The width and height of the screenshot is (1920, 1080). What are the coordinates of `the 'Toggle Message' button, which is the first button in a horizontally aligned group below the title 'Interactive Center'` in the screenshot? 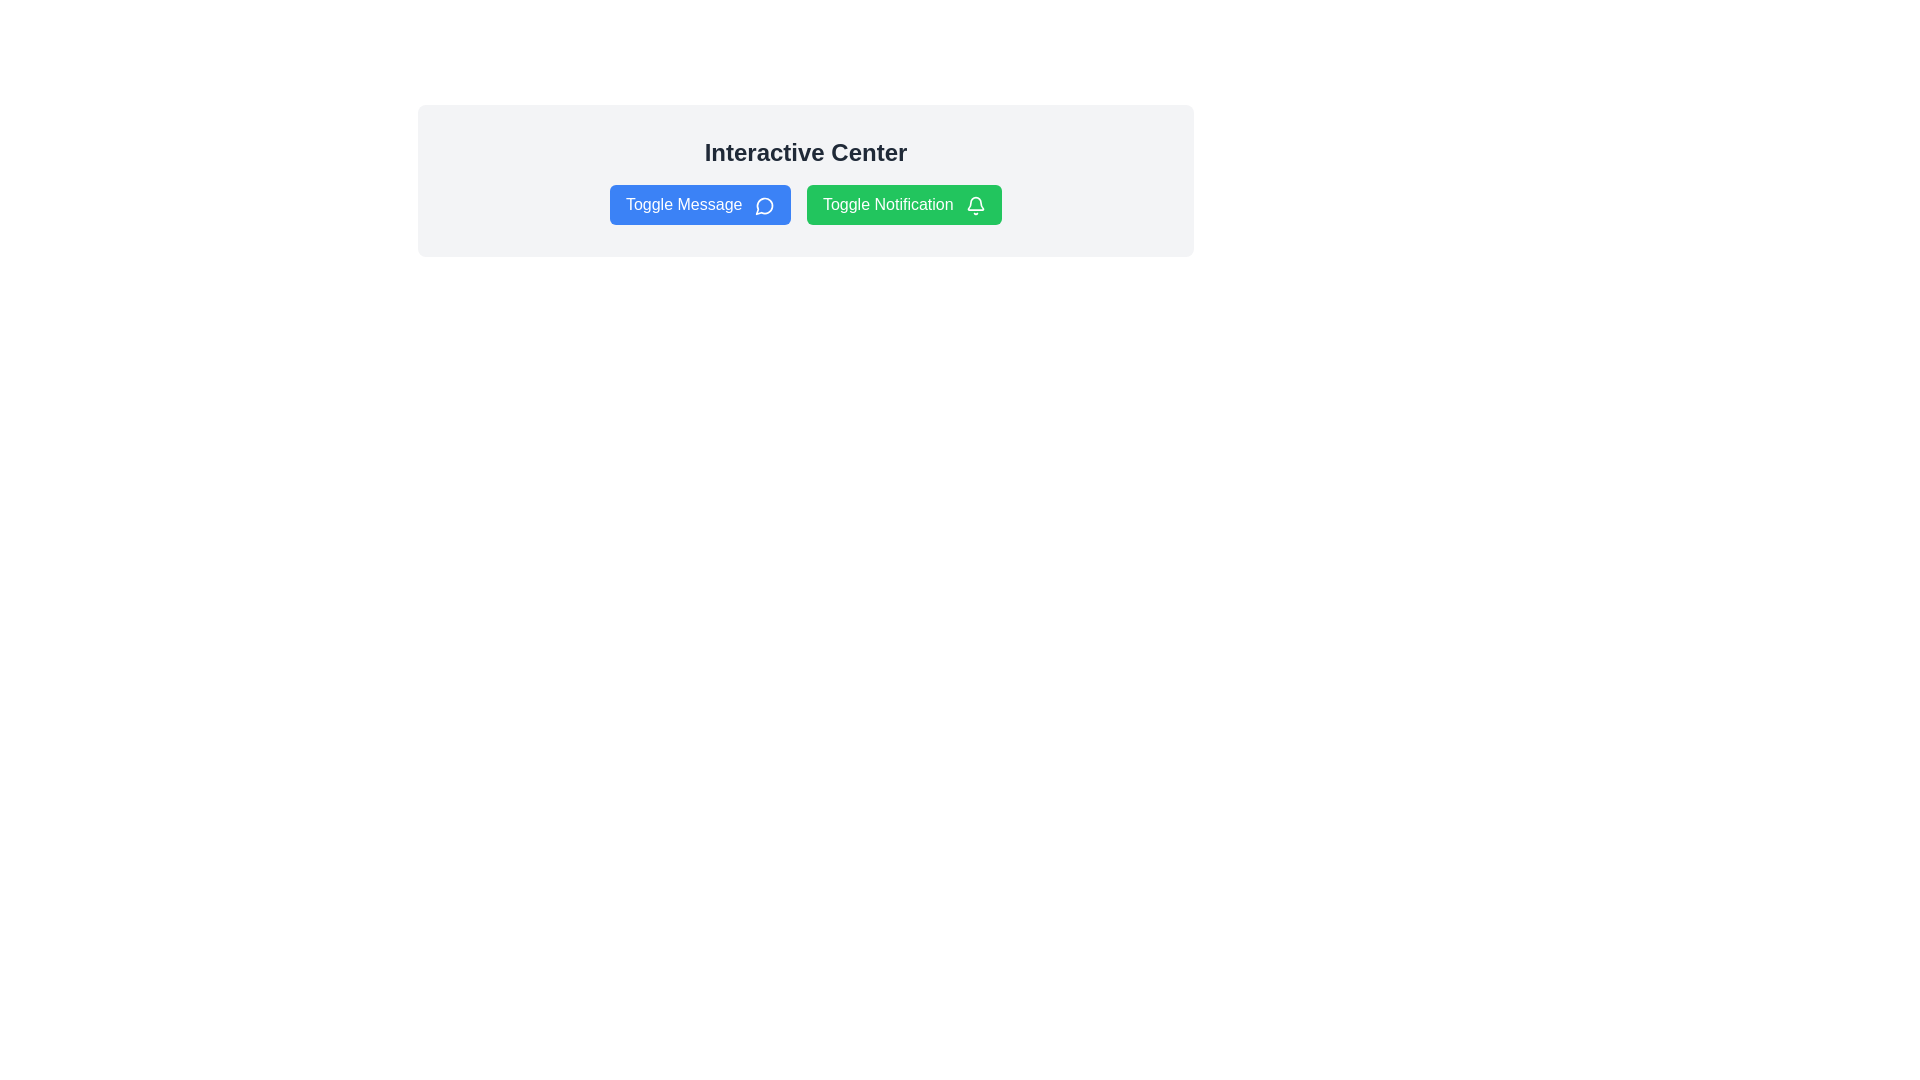 It's located at (700, 204).